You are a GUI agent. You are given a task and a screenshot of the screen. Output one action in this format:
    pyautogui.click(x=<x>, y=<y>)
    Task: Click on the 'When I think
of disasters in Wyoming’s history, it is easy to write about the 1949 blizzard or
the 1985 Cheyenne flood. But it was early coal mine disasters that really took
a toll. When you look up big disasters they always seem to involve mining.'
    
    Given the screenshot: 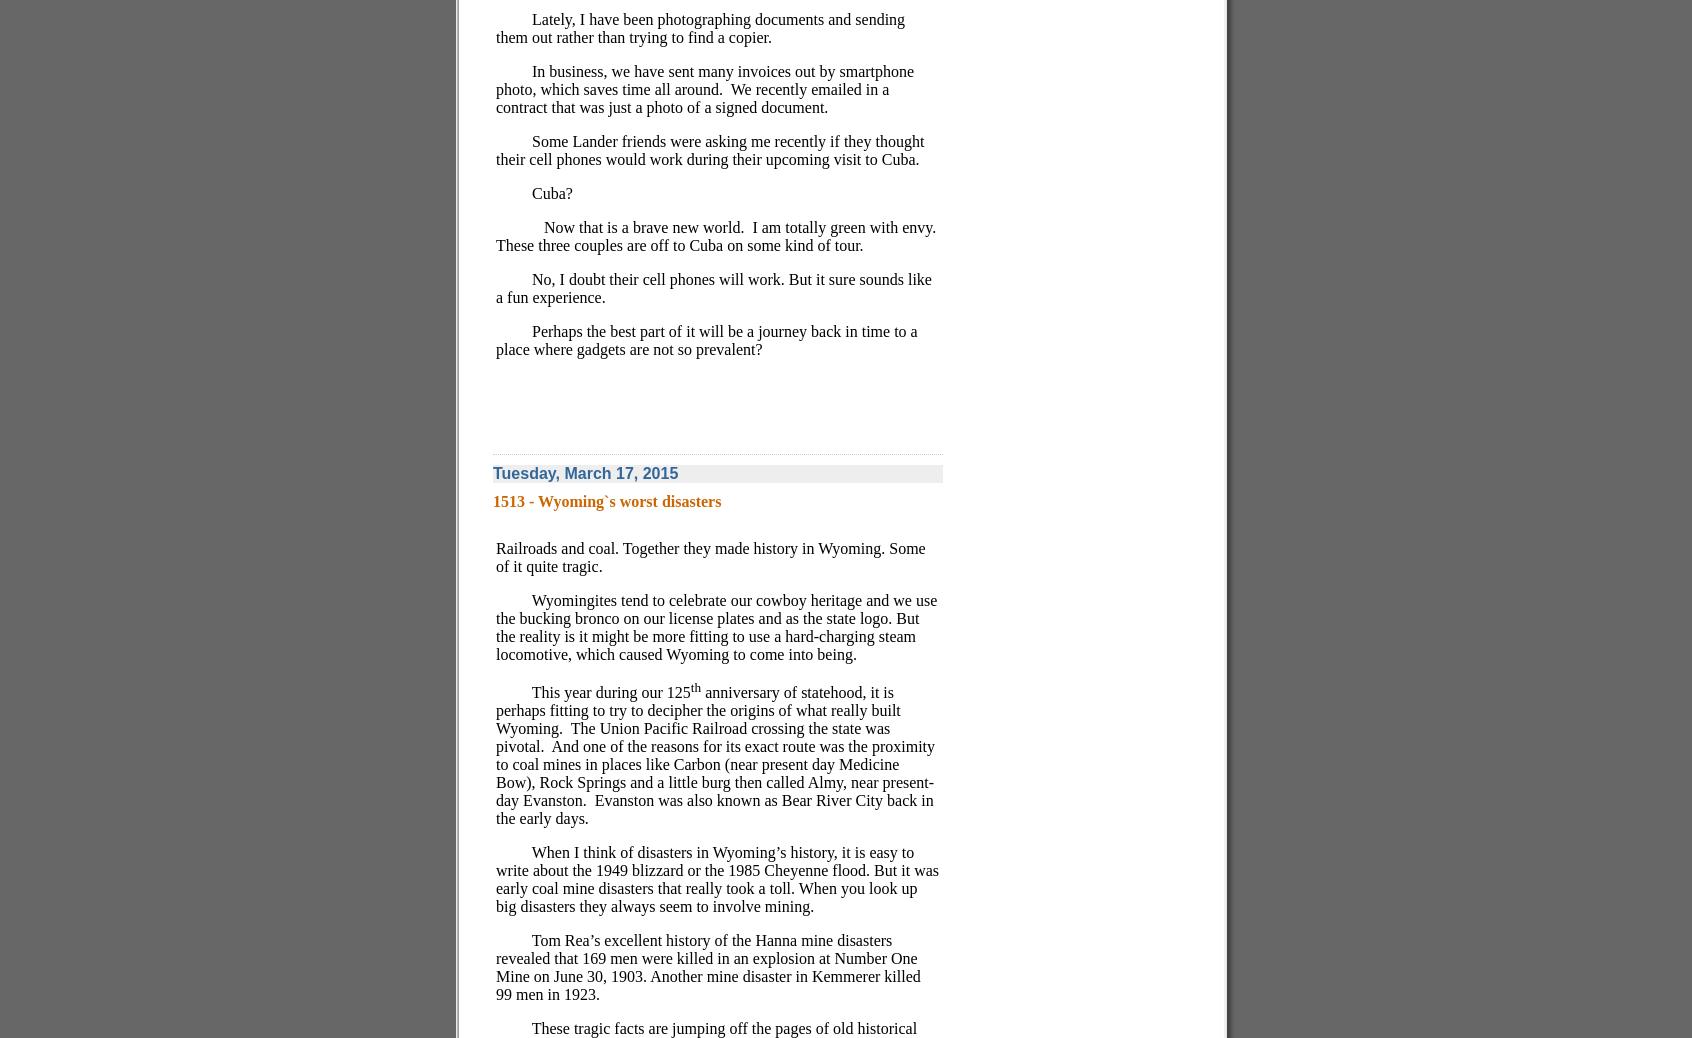 What is the action you would take?
    pyautogui.click(x=495, y=879)
    